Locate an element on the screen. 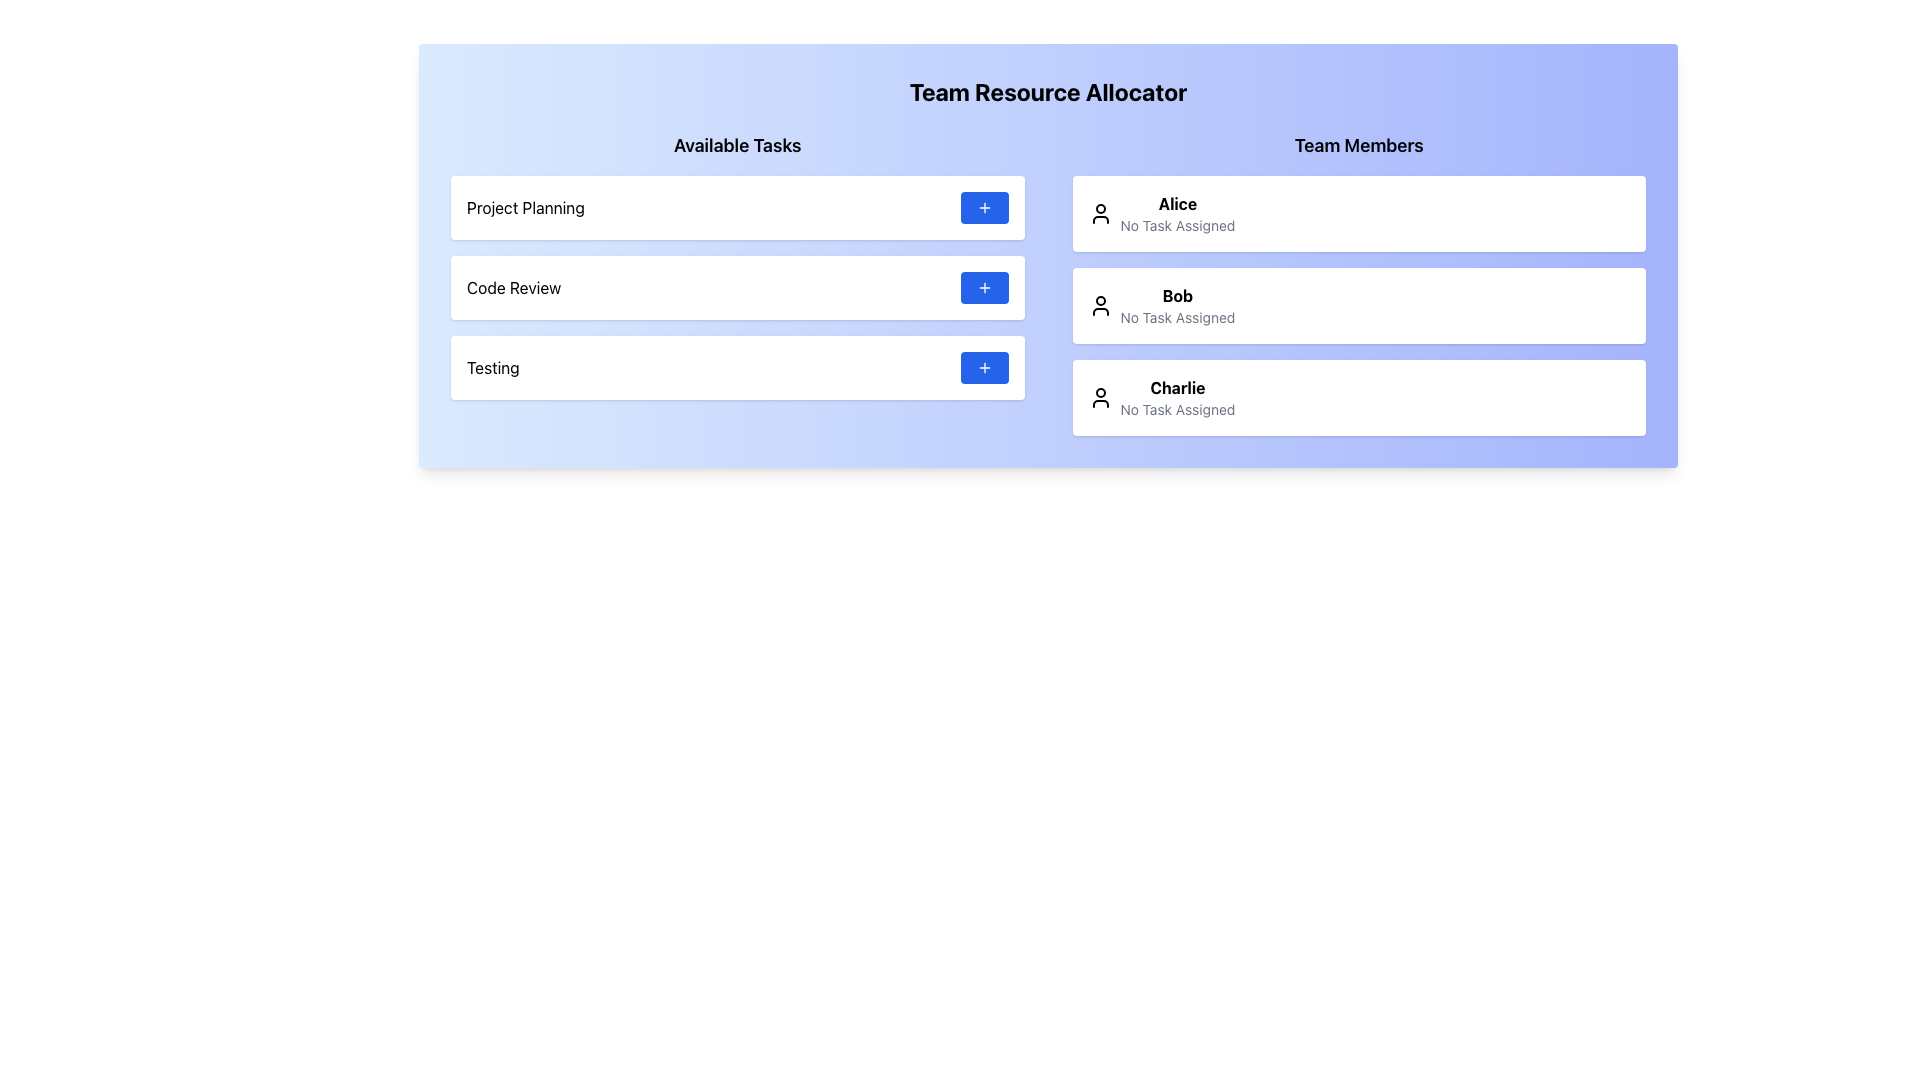  the informational text label indicating that user 'Bob' currently has no tasks assigned, located under the name 'Bob' in the second card of the 'Team Members' column is located at coordinates (1177, 316).